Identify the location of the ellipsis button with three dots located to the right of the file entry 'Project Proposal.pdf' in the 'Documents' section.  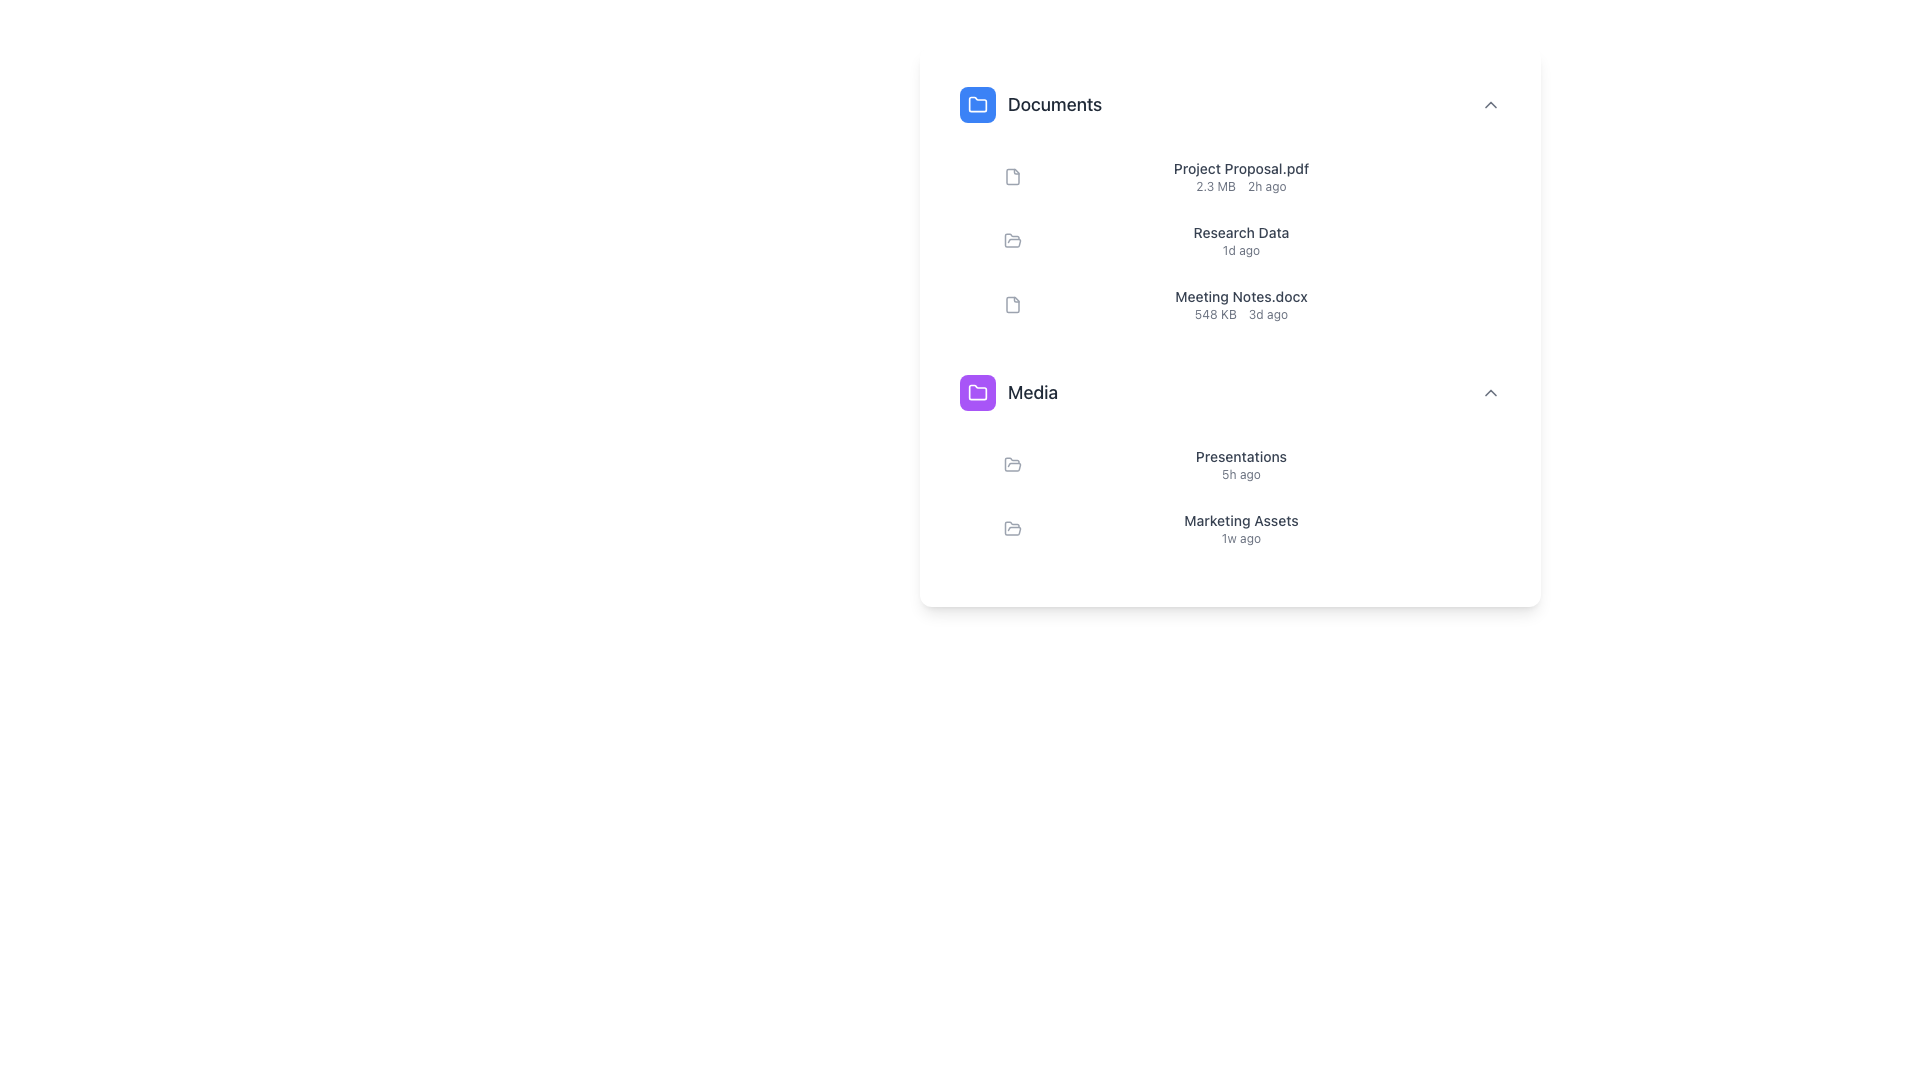
(1492, 176).